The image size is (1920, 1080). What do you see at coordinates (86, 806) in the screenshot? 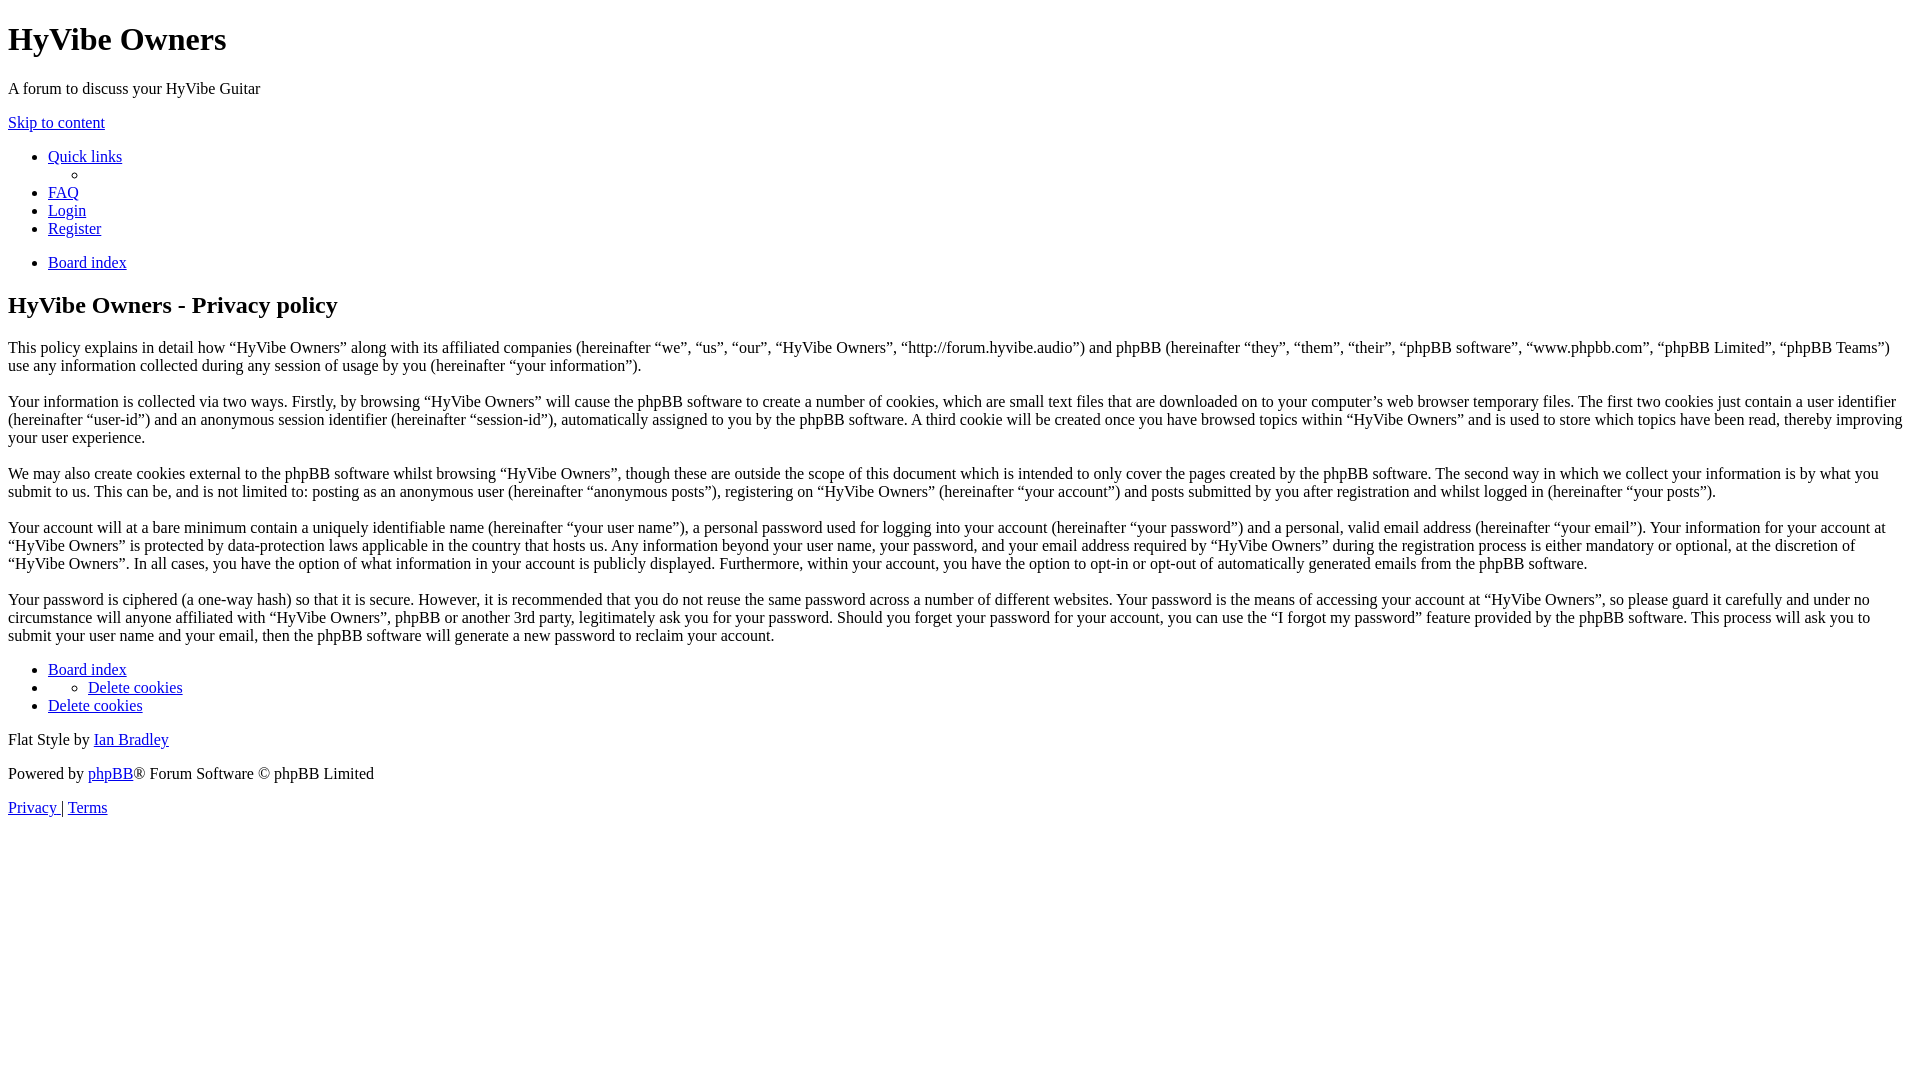
I see `'Terms'` at bounding box center [86, 806].